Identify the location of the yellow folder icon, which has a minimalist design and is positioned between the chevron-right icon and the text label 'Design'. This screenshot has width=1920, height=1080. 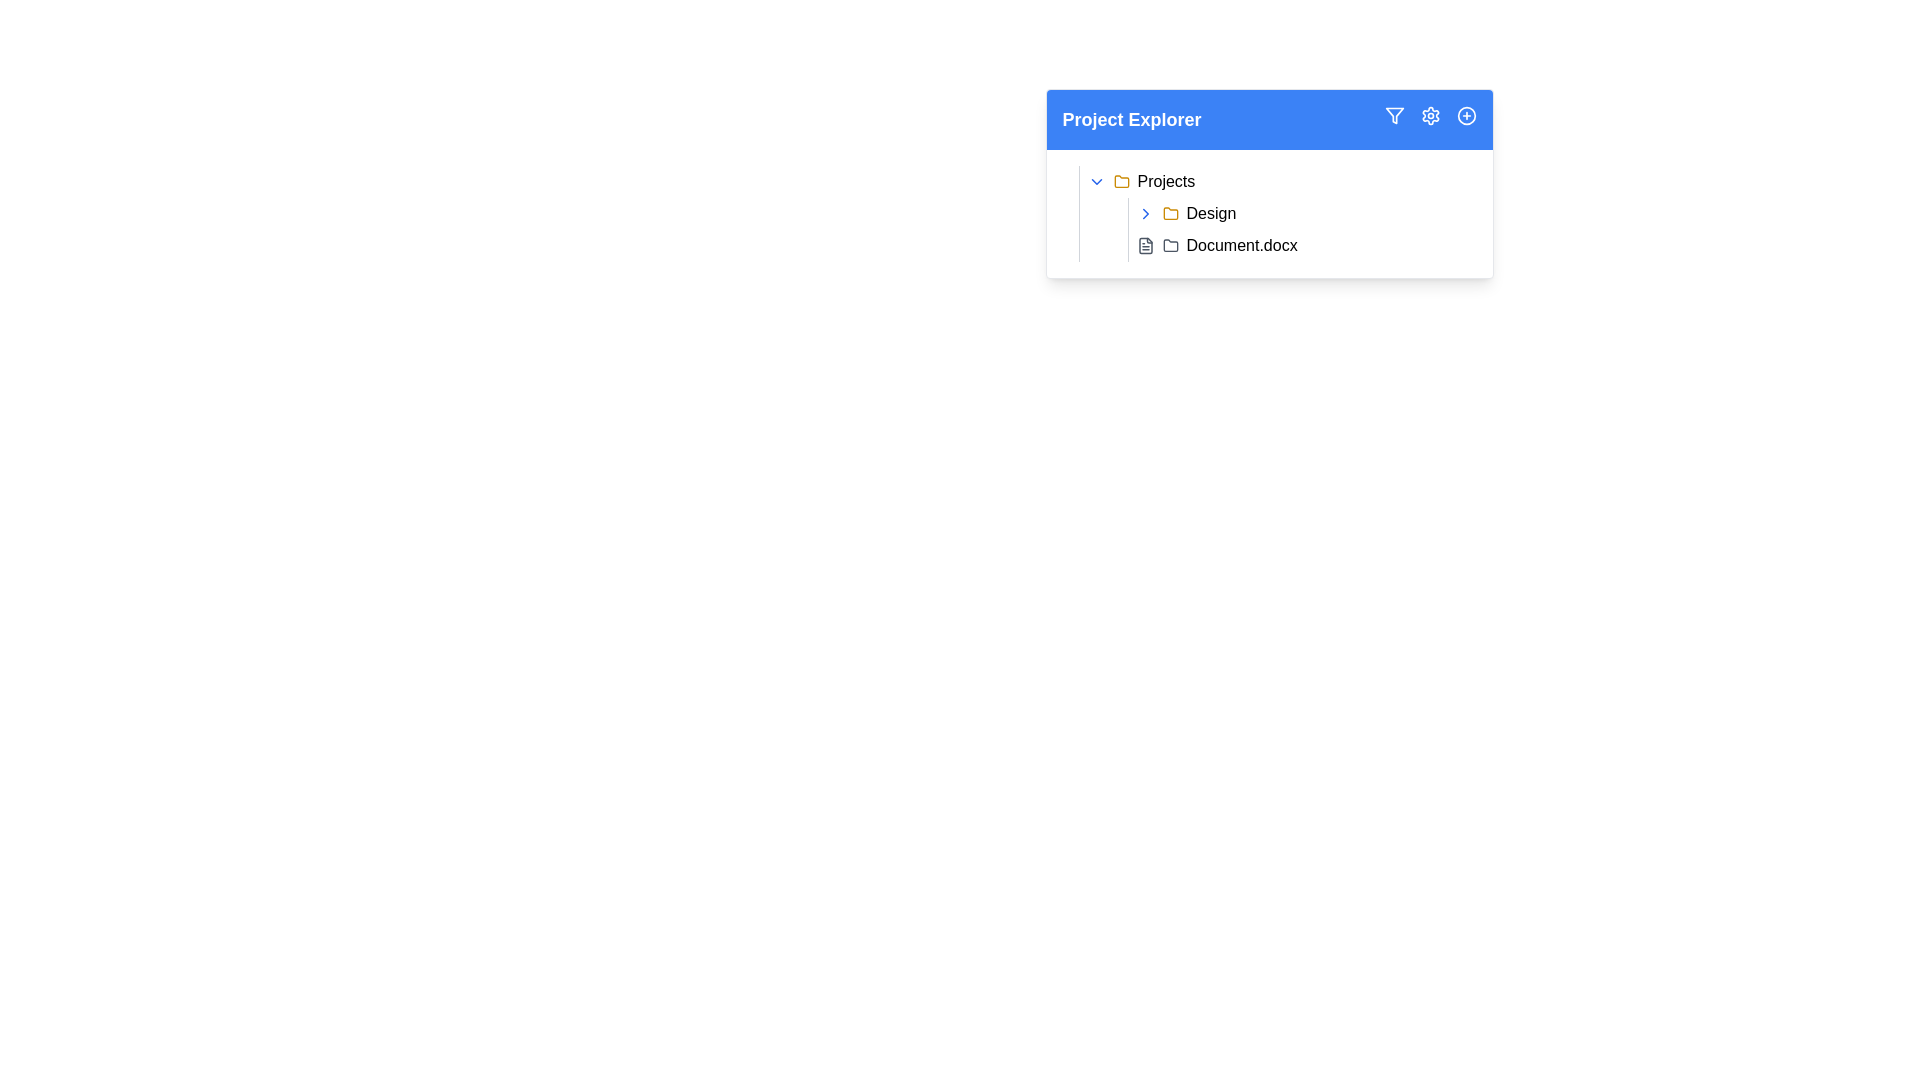
(1170, 213).